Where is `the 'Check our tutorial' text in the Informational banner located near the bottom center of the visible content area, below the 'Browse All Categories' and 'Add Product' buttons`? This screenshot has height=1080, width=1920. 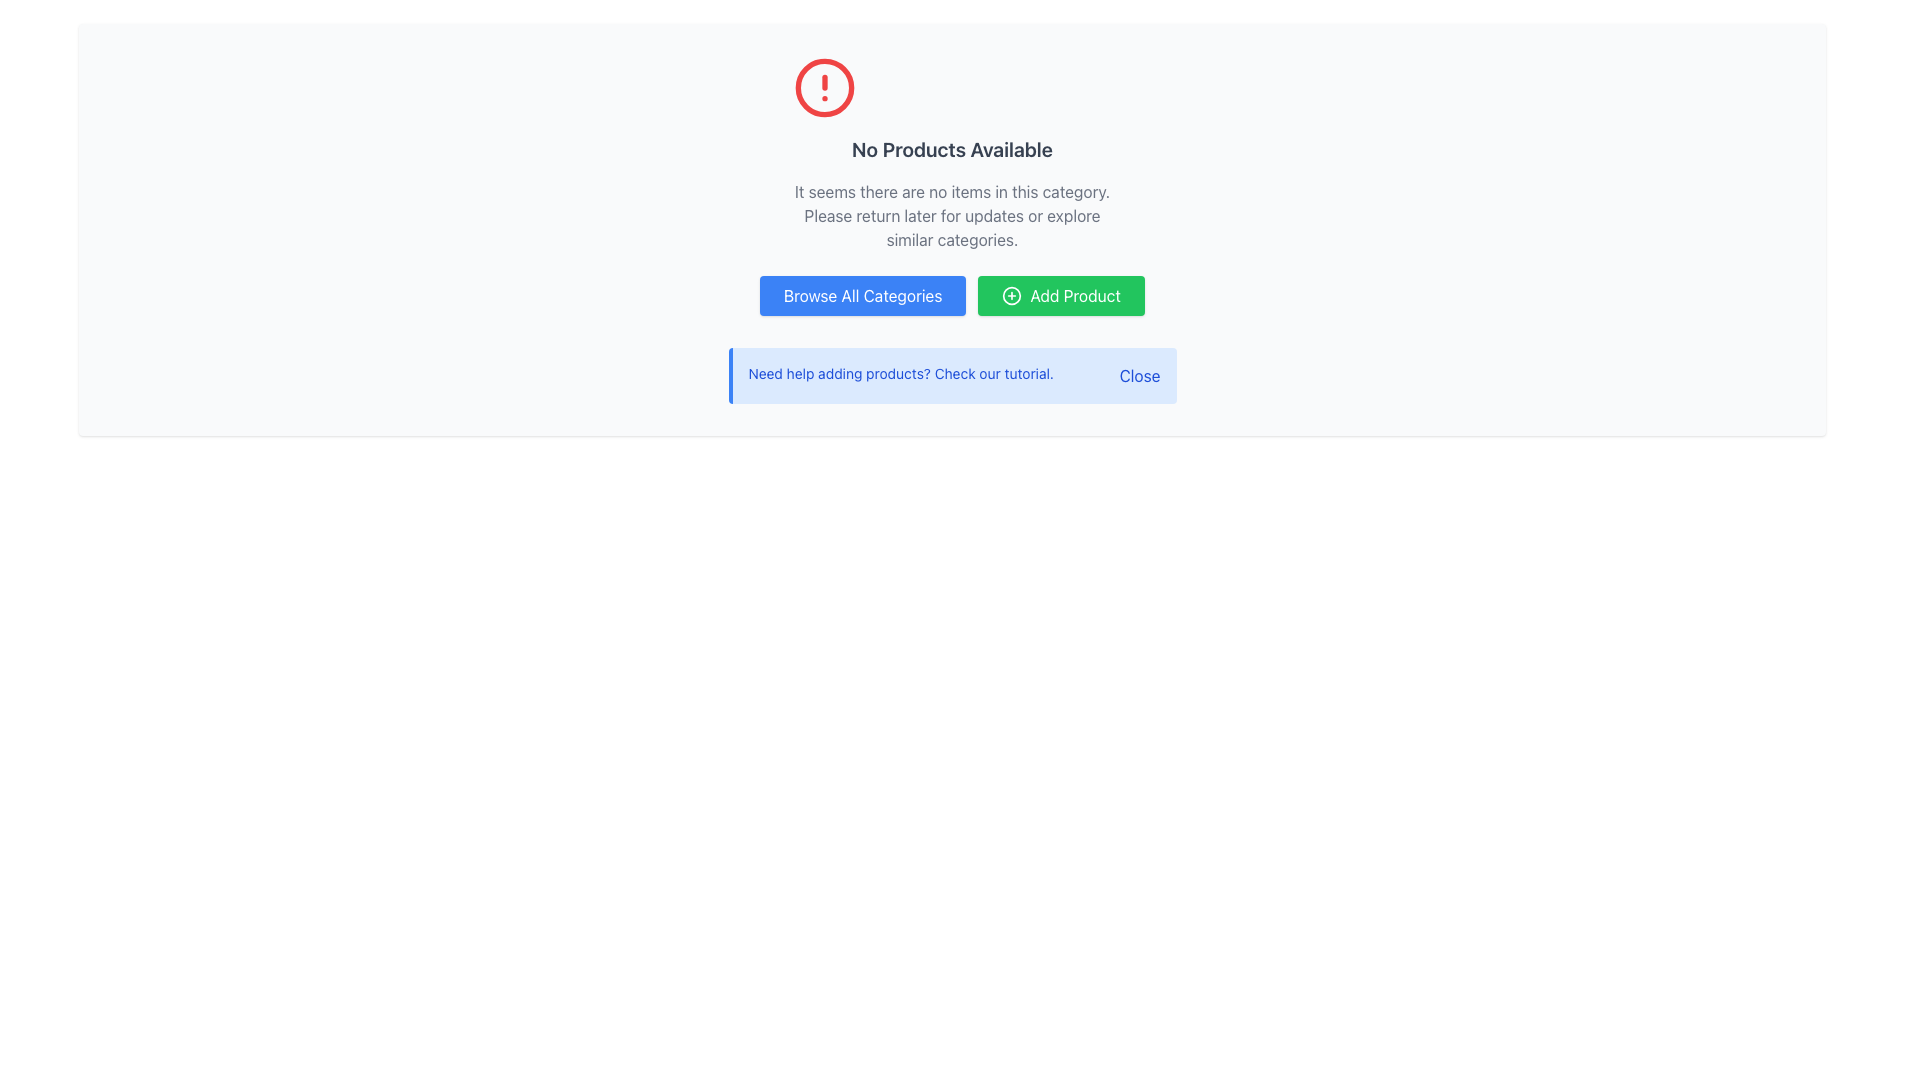 the 'Check our tutorial' text in the Informational banner located near the bottom center of the visible content area, below the 'Browse All Categories' and 'Add Product' buttons is located at coordinates (953, 375).